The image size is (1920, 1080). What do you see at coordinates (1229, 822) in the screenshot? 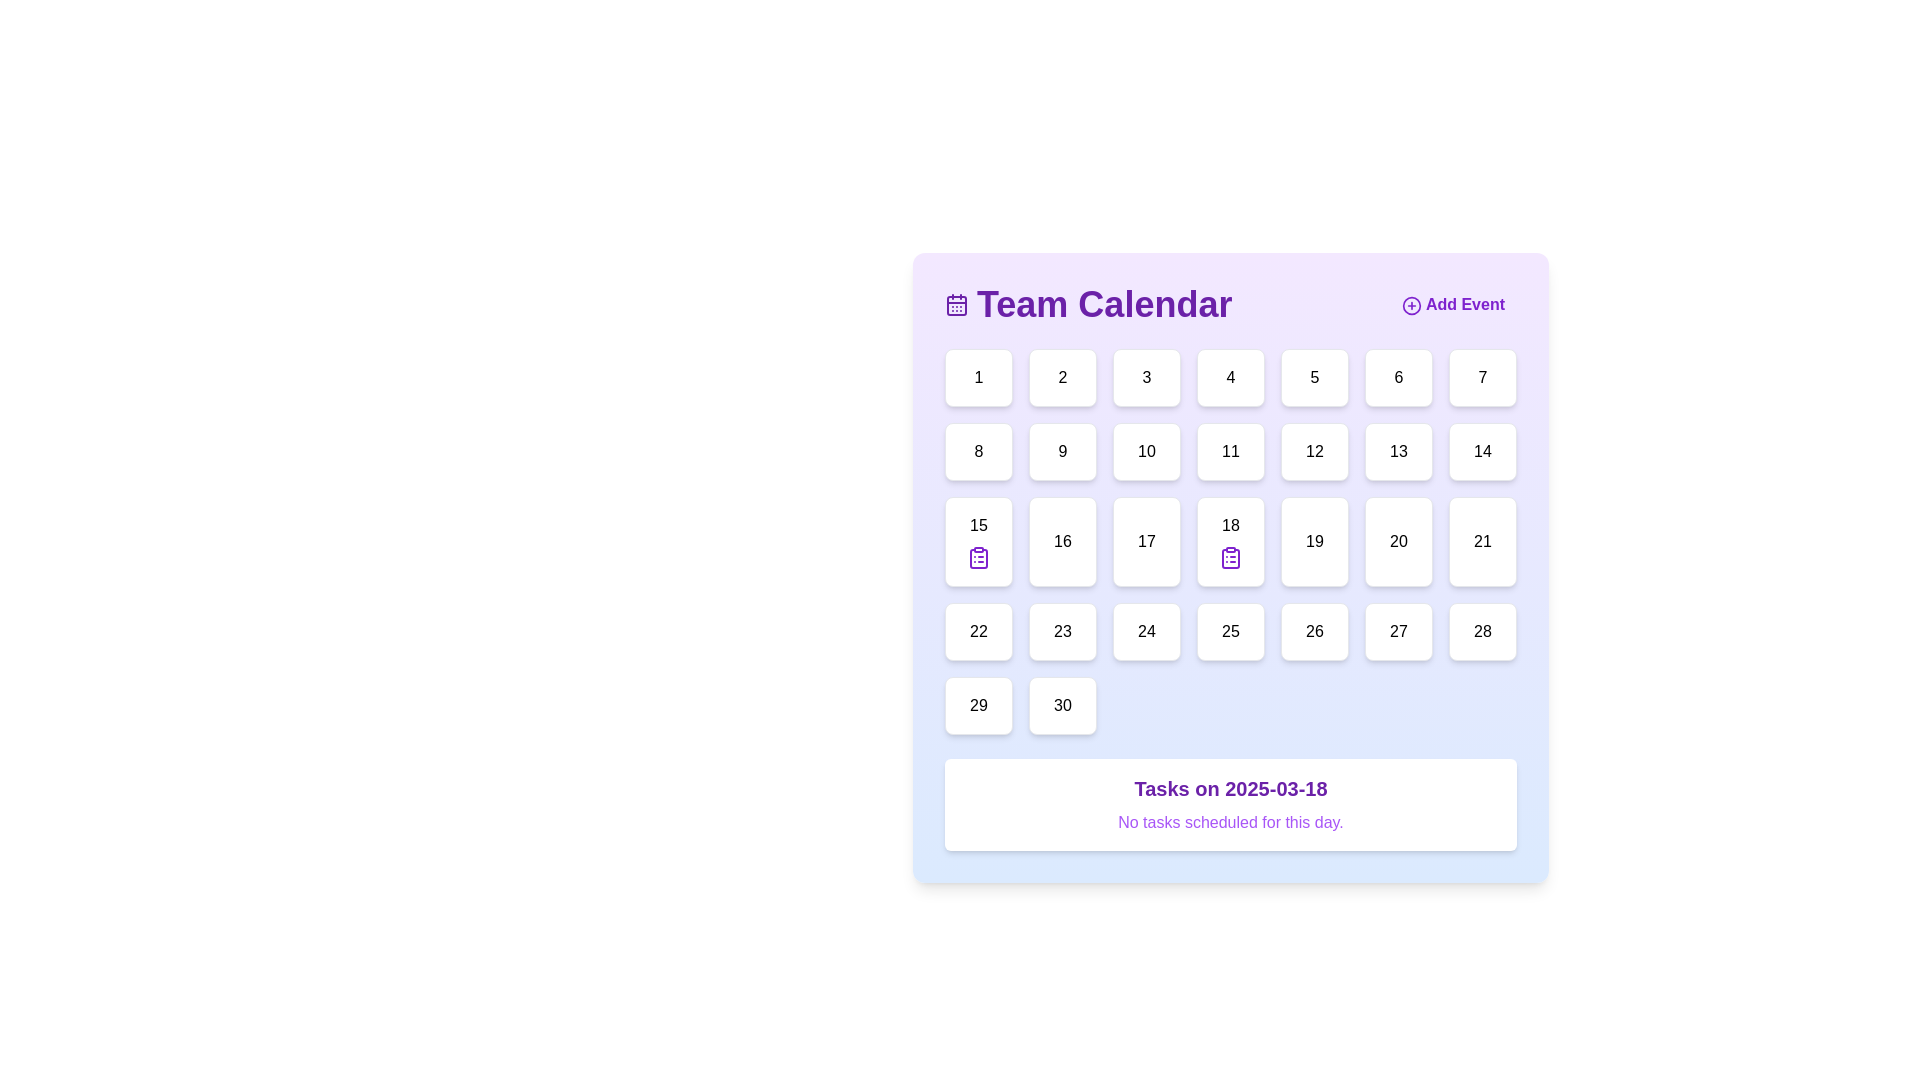
I see `the text label displaying 'No tasks scheduled for this day.' which is located below the 'Tasks on 2025-03-18' heading` at bounding box center [1229, 822].